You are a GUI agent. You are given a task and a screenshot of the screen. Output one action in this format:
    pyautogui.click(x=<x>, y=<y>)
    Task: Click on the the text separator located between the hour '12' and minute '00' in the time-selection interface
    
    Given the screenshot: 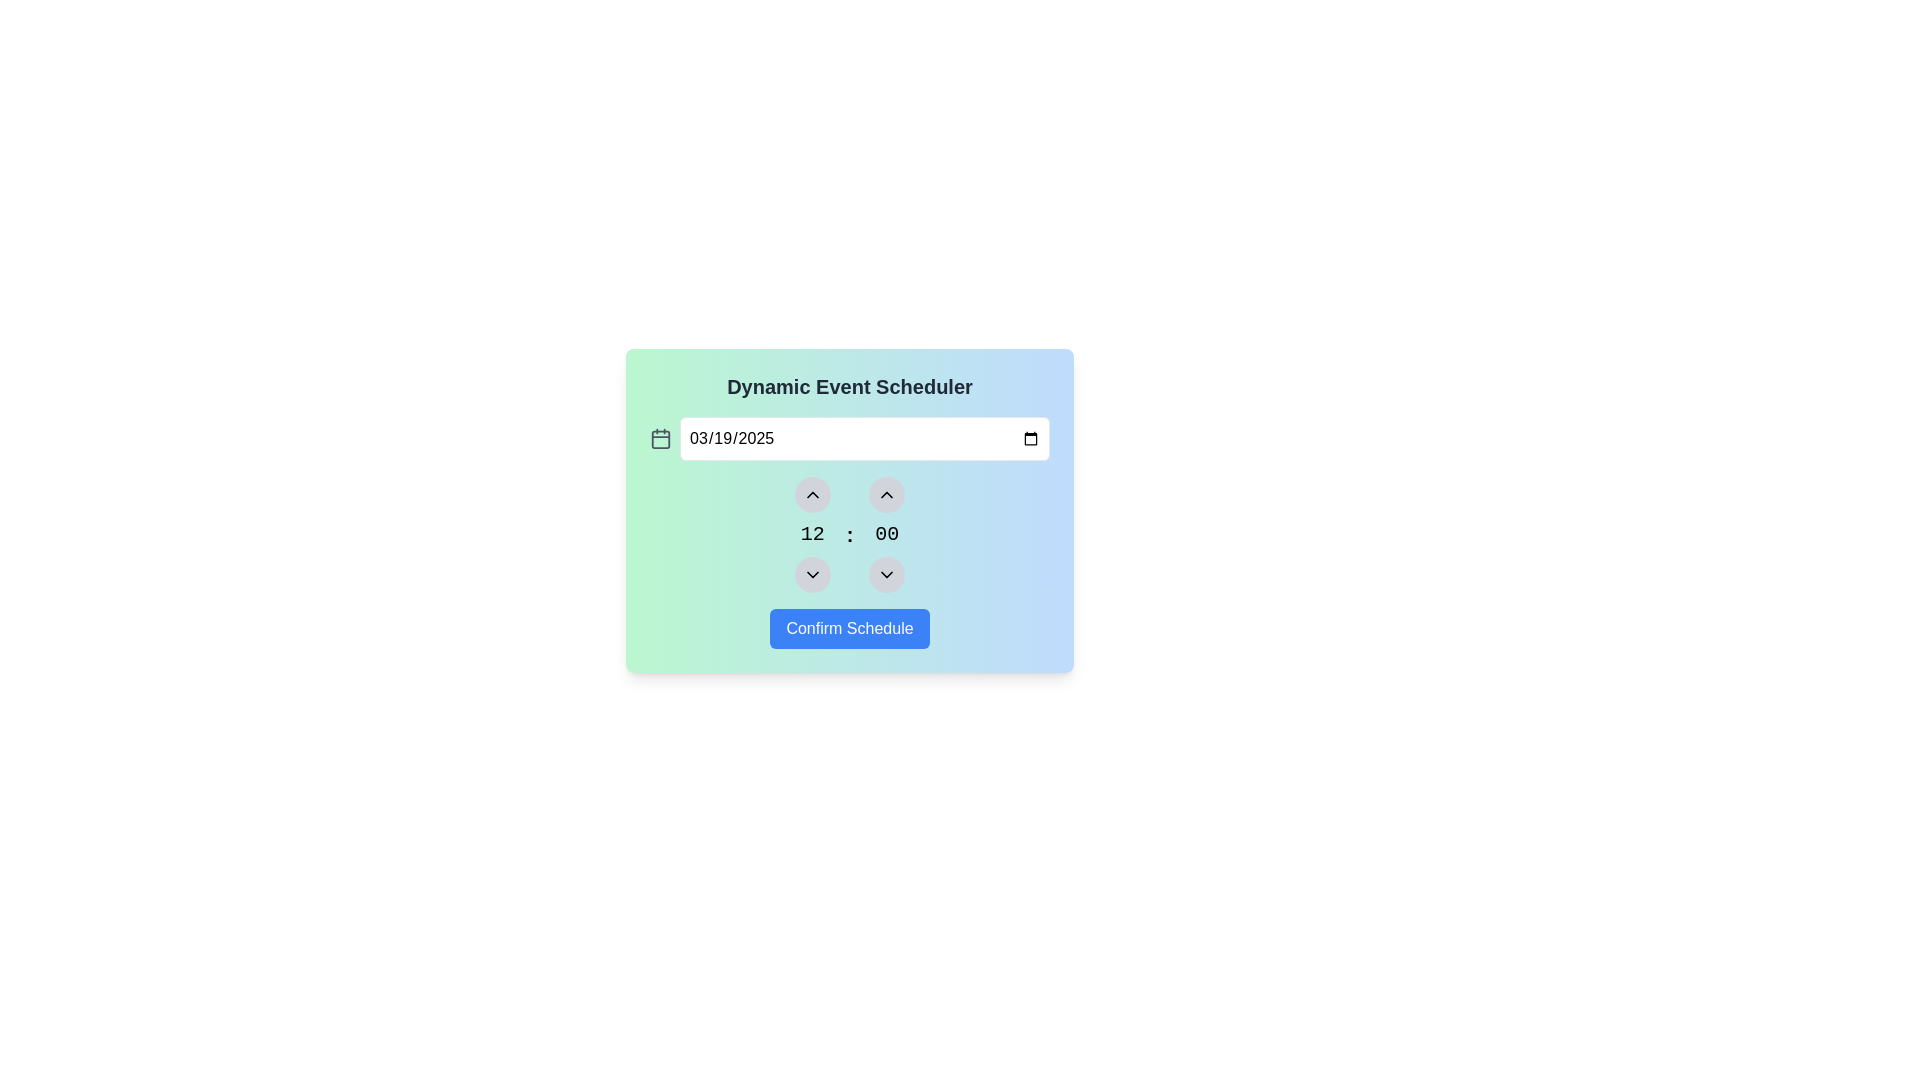 What is the action you would take?
    pyautogui.click(x=849, y=534)
    